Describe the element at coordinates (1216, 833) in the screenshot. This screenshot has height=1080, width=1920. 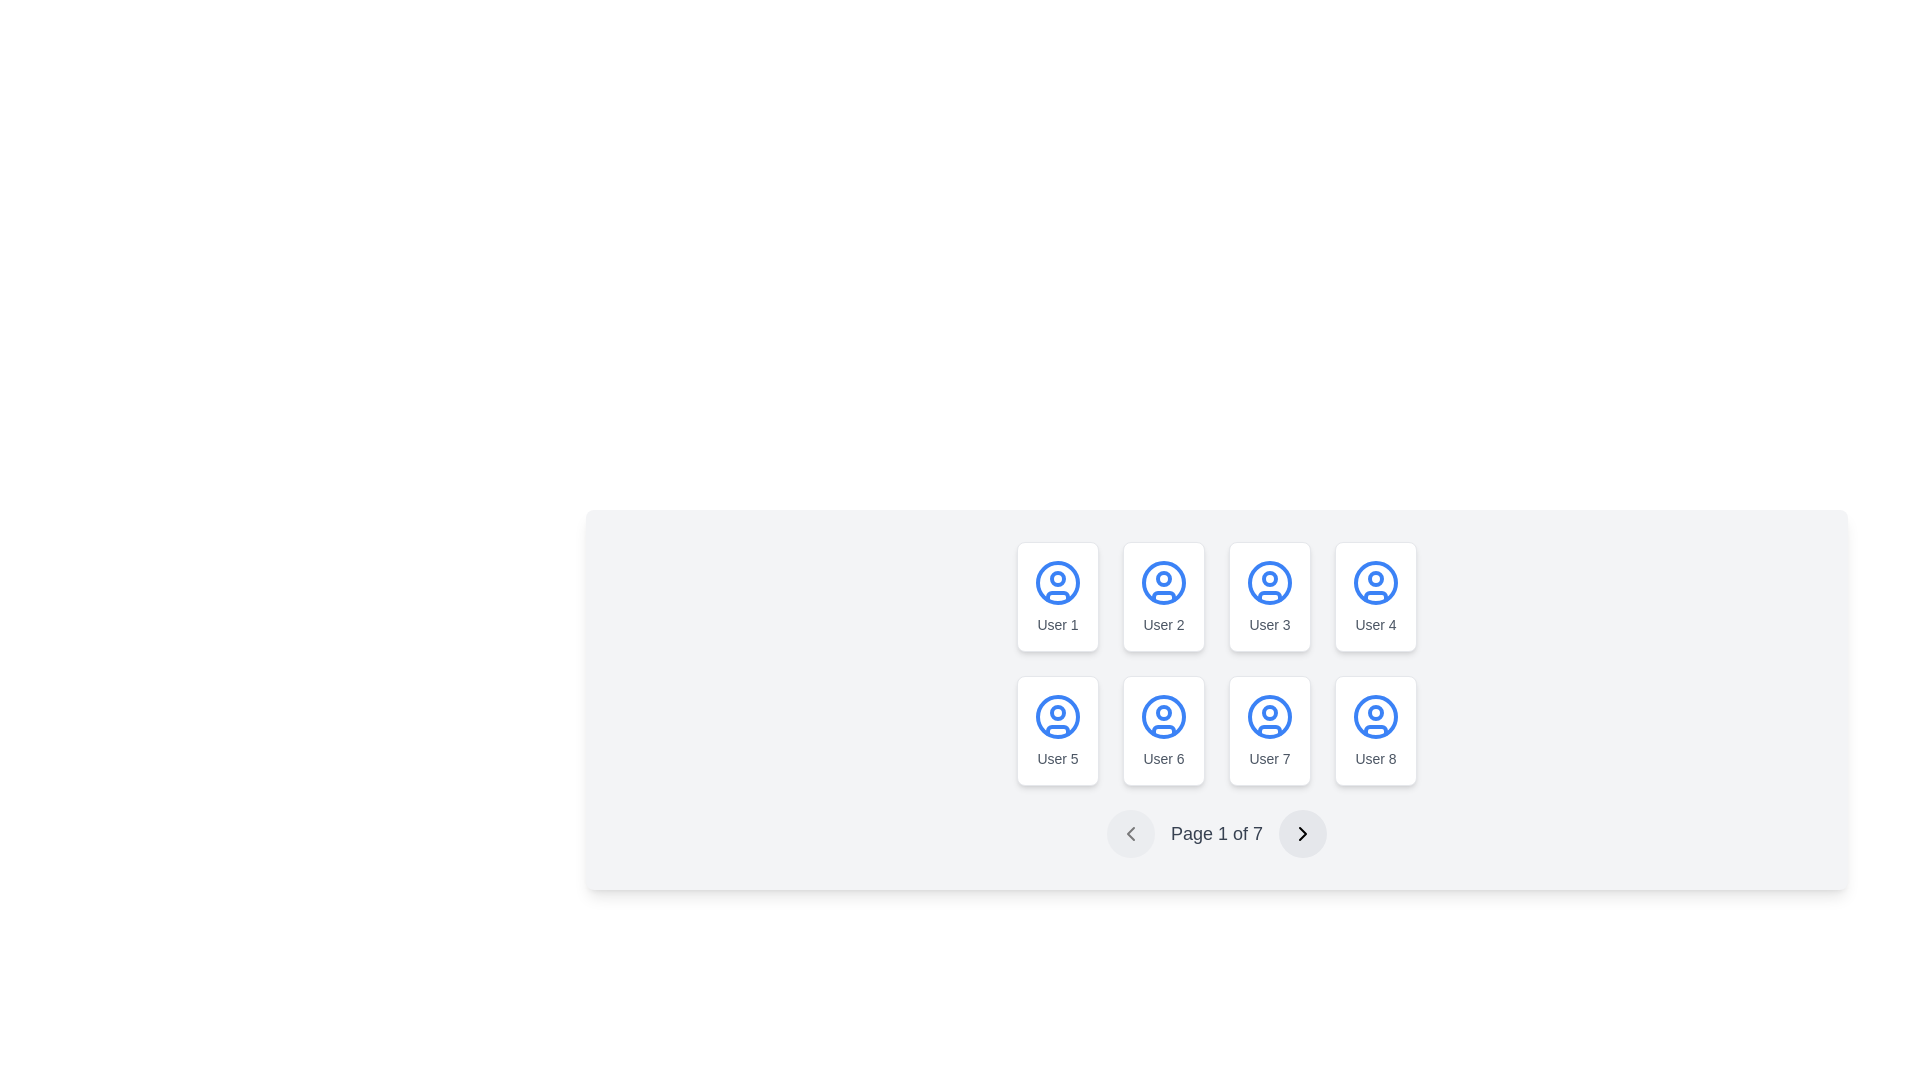
I see `text indicating the current and total pages from the pagination control, which displays 'Page 1 of 7' and is located at the center bottom of the user display grid` at that location.